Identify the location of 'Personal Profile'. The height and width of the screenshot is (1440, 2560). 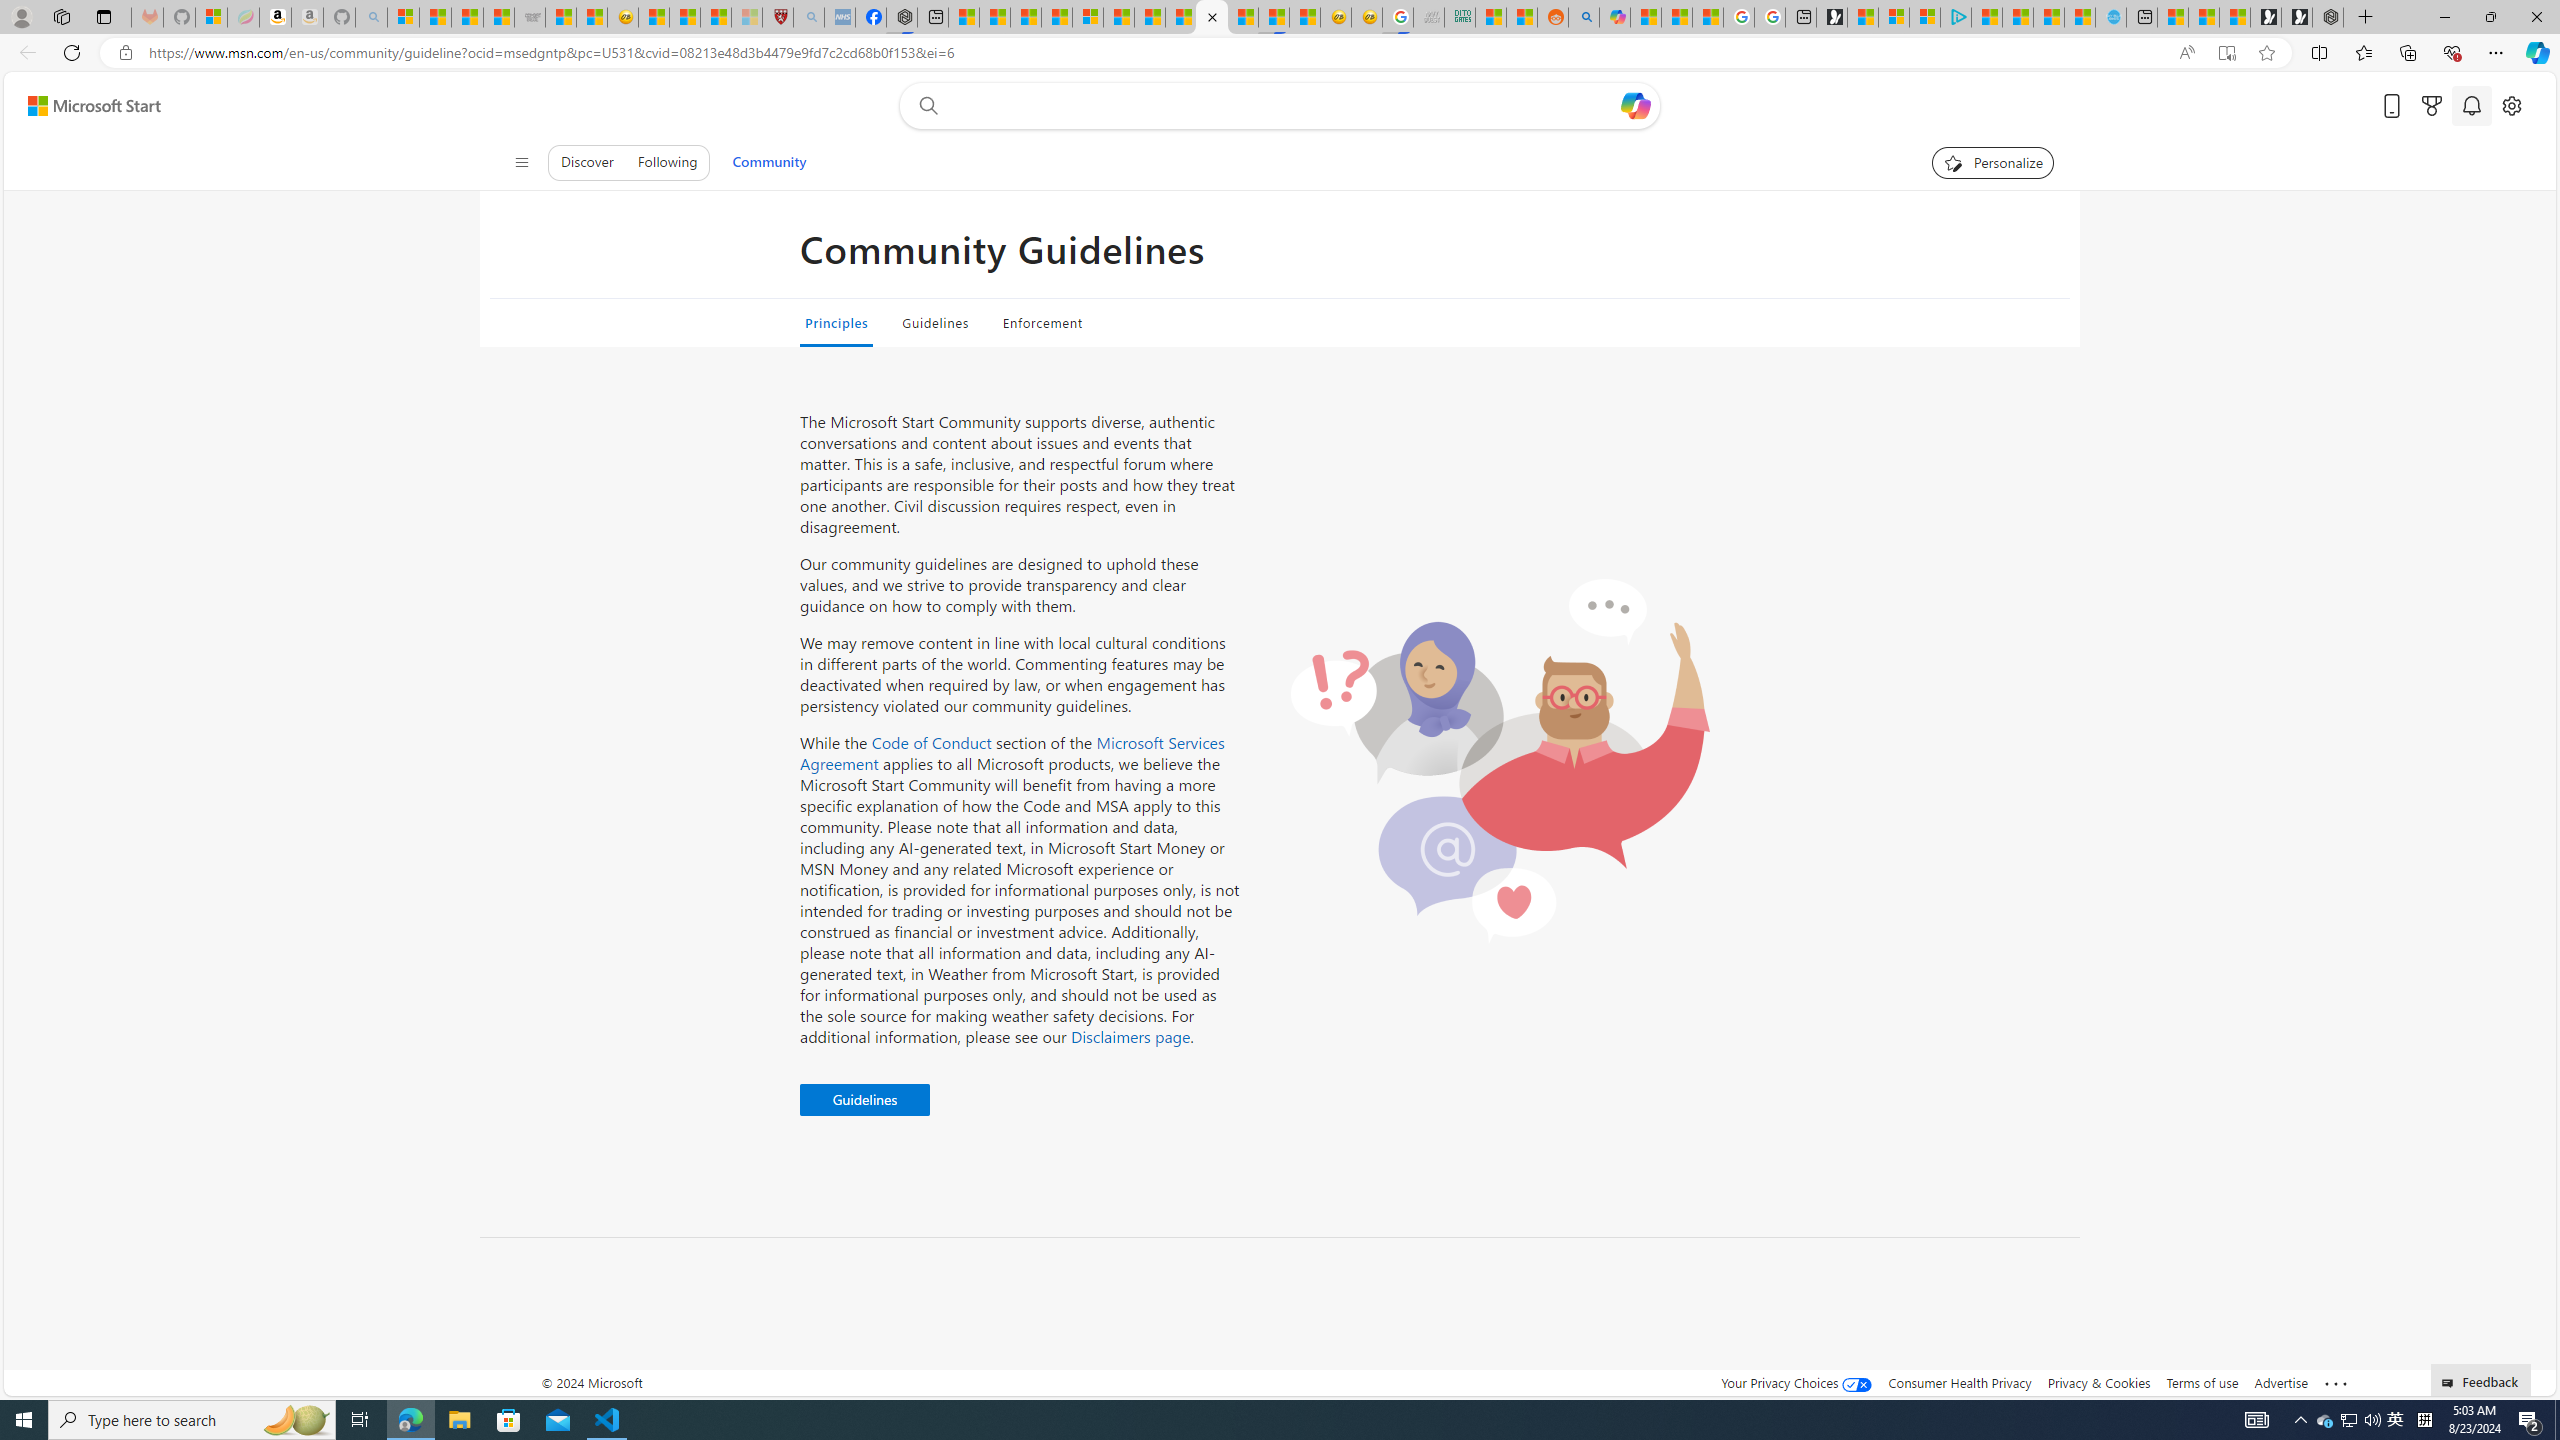
(20, 16).